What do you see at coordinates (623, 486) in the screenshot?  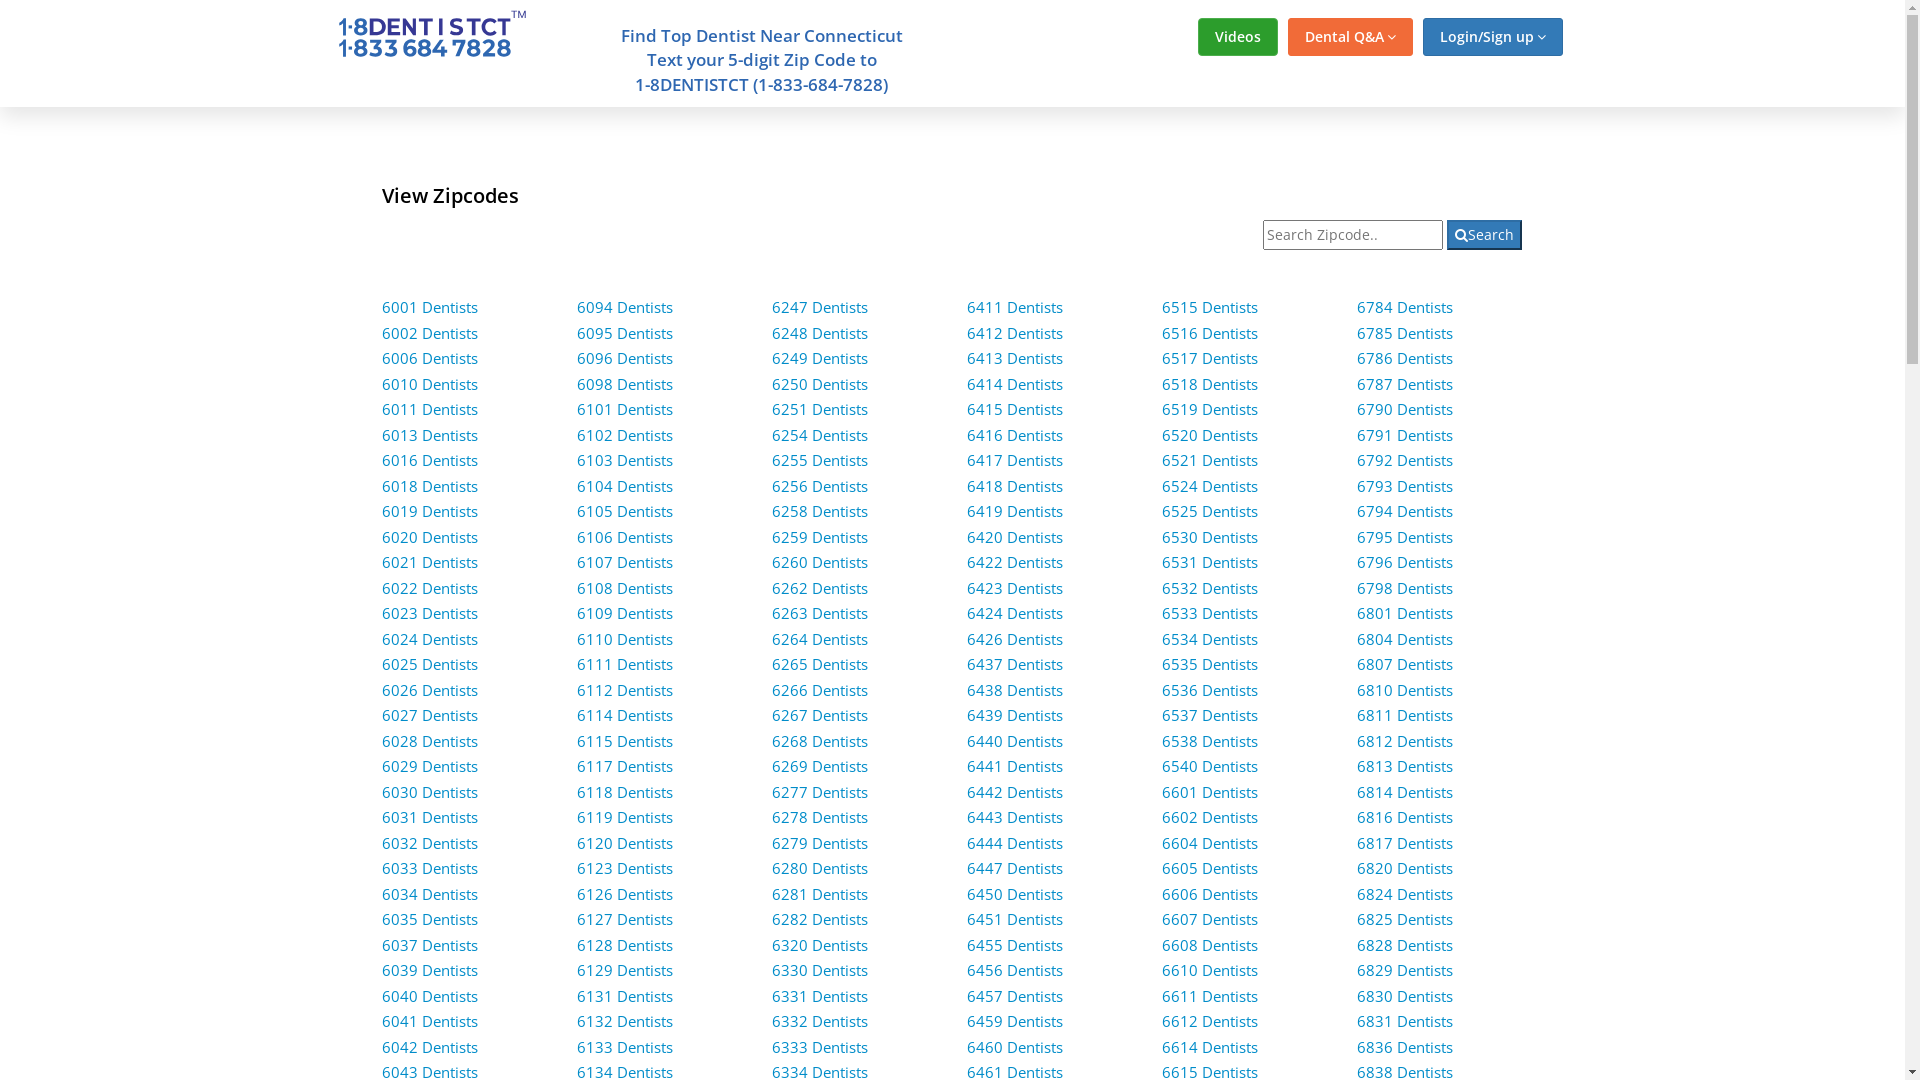 I see `'6104 Dentists'` at bounding box center [623, 486].